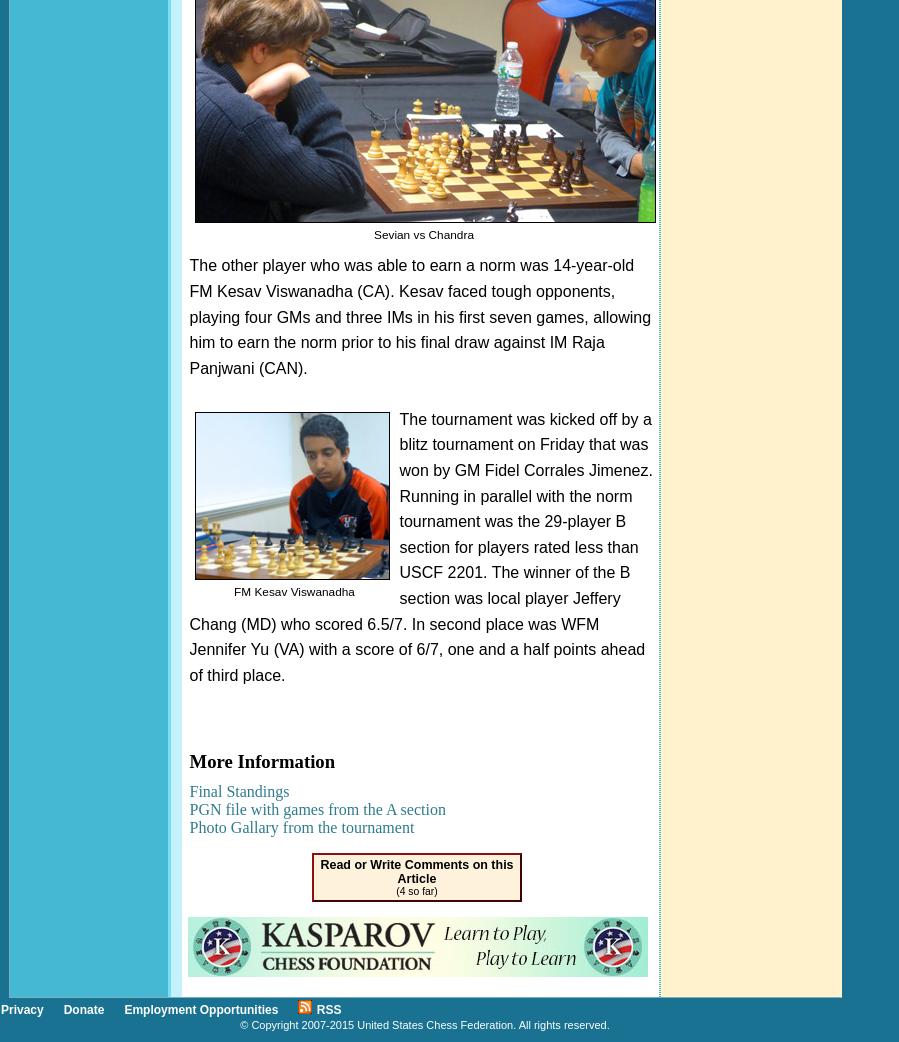 This screenshot has height=1042, width=899. Describe the element at coordinates (327, 1008) in the screenshot. I see `'RSS'` at that location.